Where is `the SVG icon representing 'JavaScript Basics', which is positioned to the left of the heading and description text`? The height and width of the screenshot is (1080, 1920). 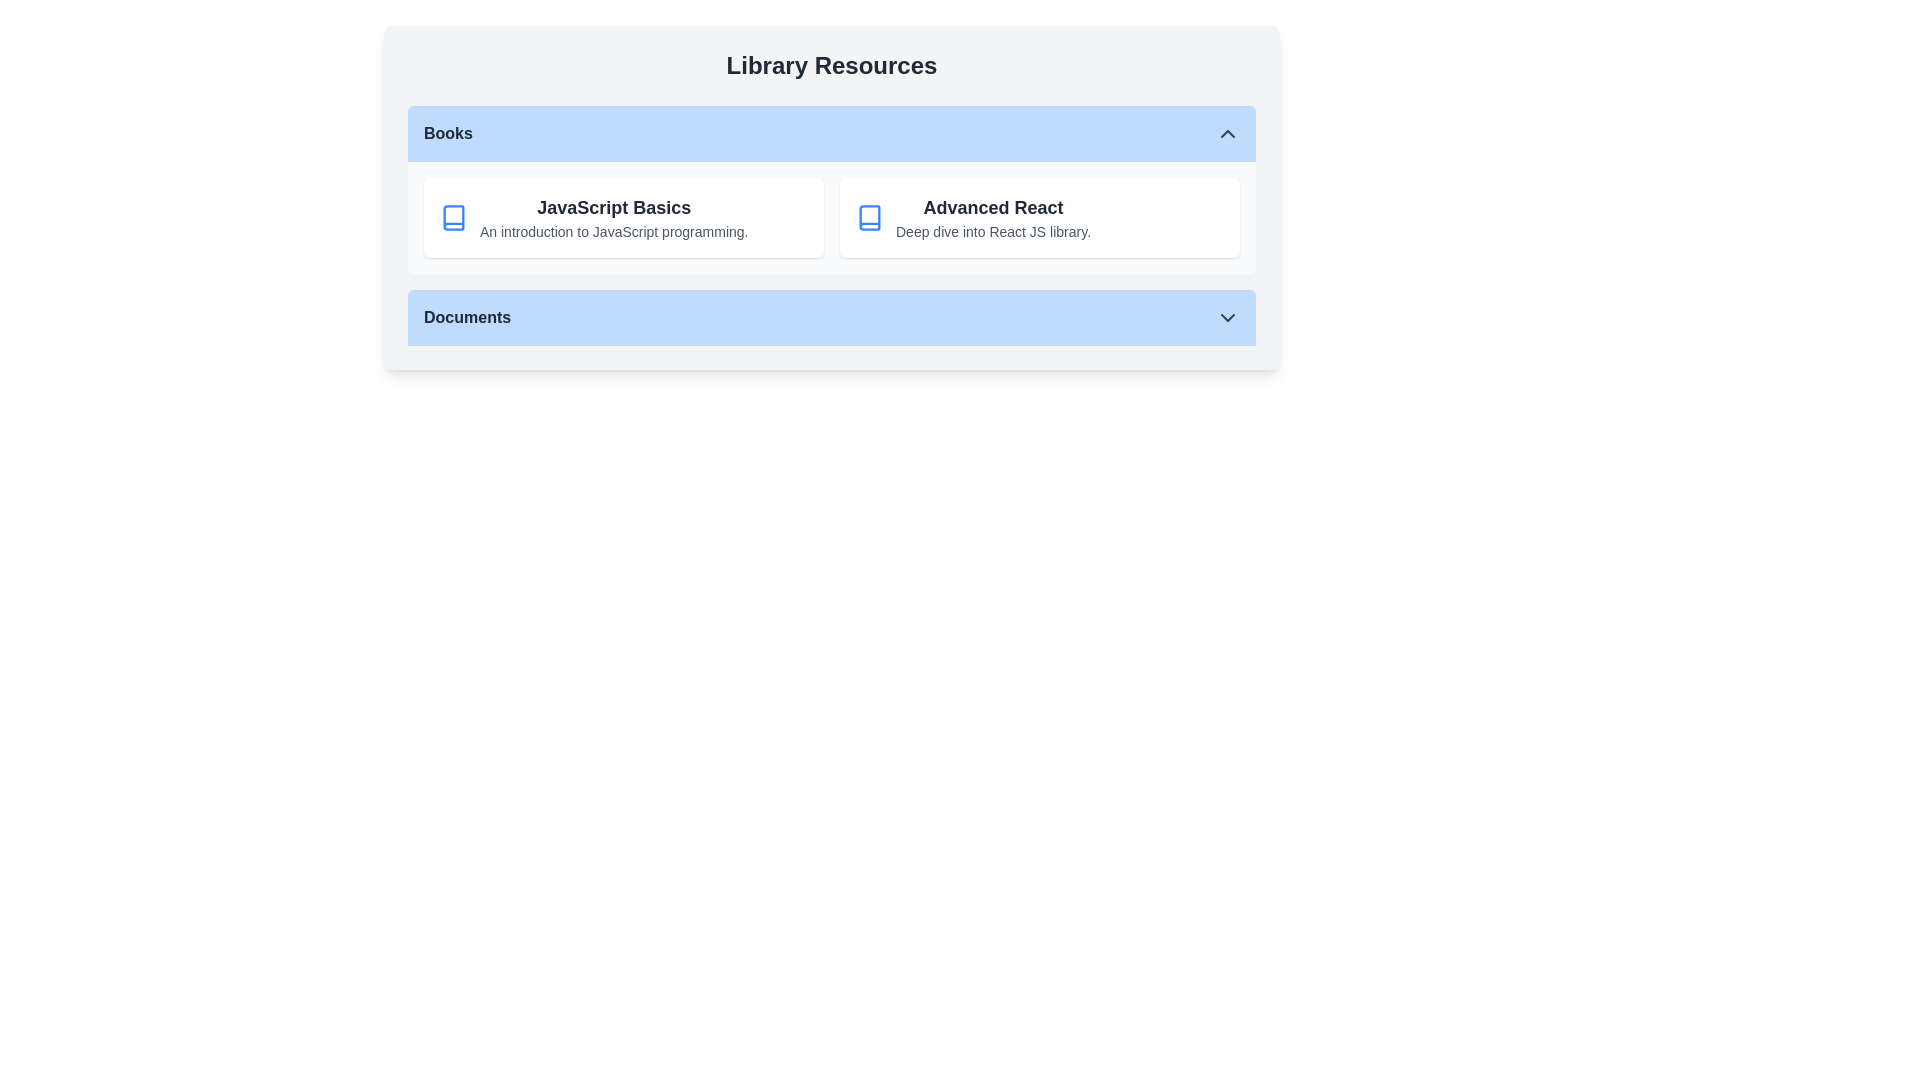
the SVG icon representing 'JavaScript Basics', which is positioned to the left of the heading and description text is located at coordinates (453, 218).